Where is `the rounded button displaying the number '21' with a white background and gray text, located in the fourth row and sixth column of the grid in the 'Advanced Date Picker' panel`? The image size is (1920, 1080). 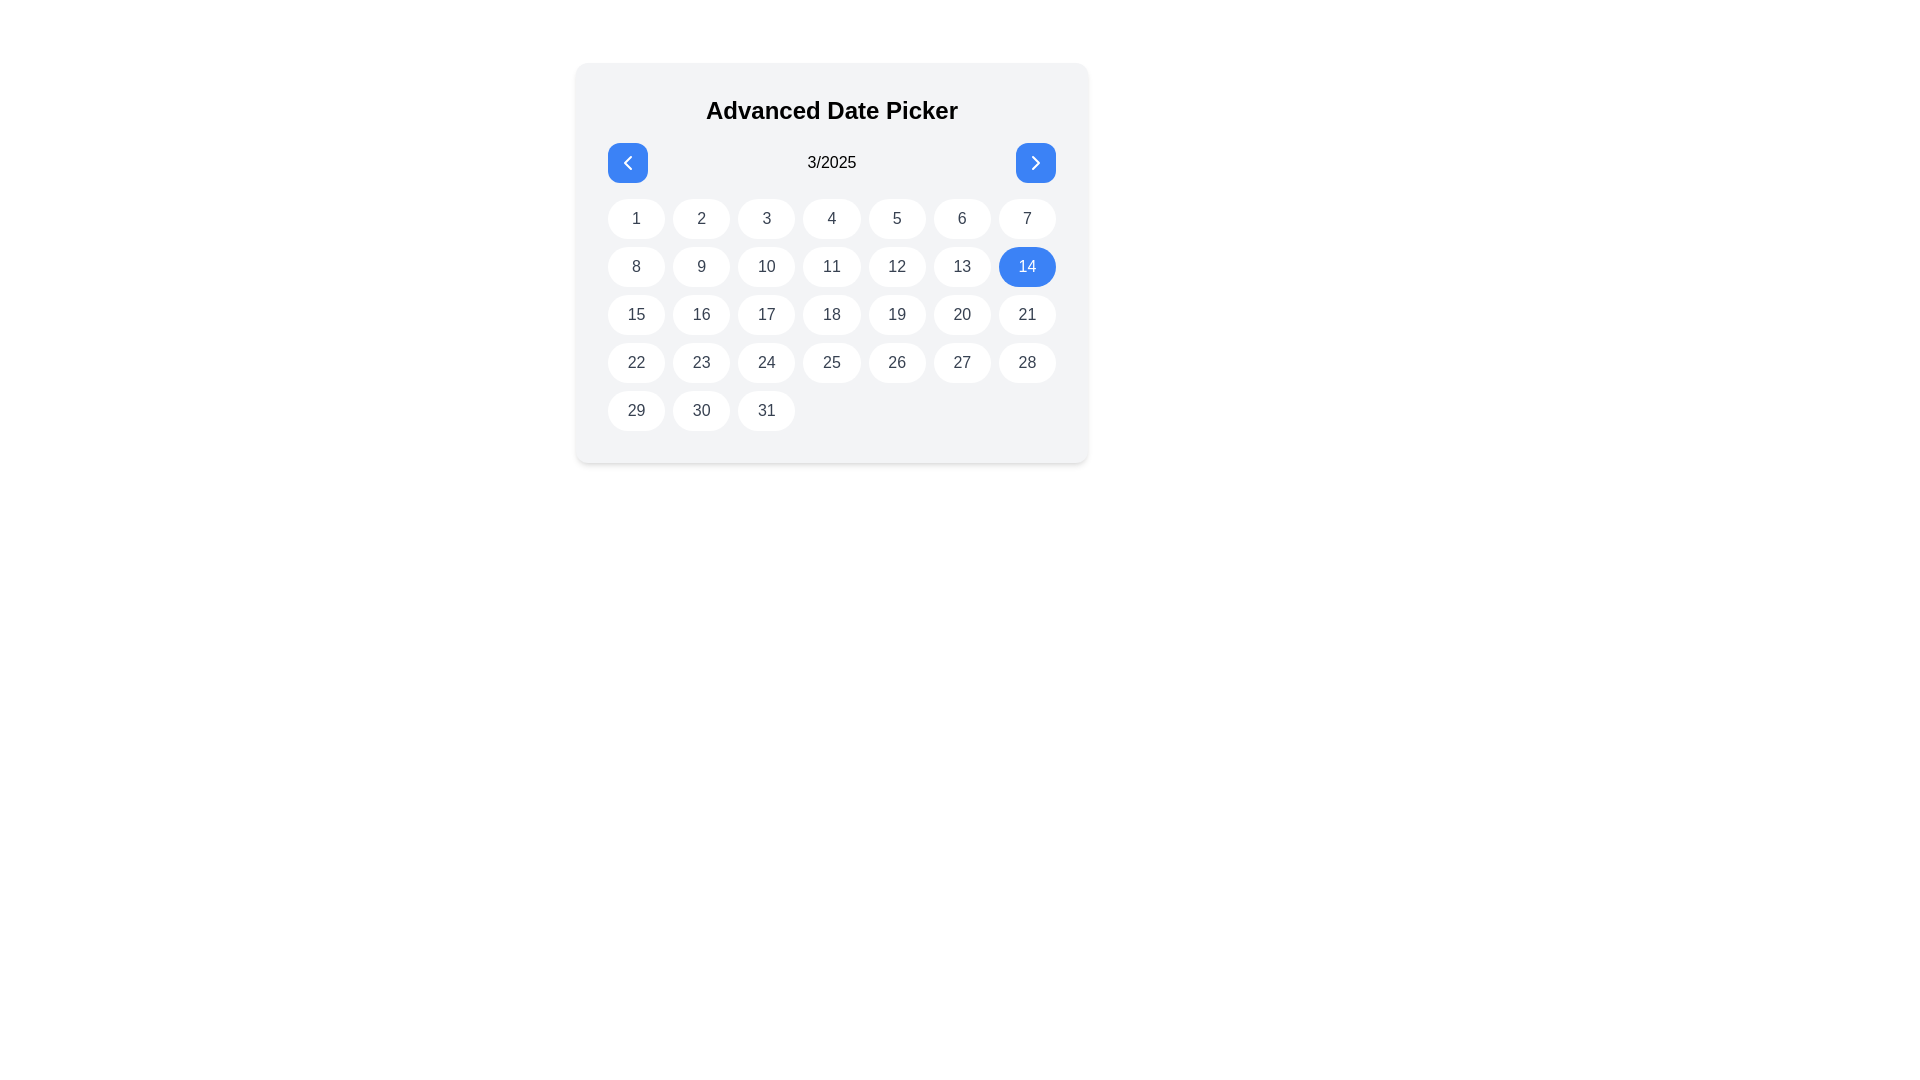 the rounded button displaying the number '21' with a white background and gray text, located in the fourth row and sixth column of the grid in the 'Advanced Date Picker' panel is located at coordinates (1027, 315).